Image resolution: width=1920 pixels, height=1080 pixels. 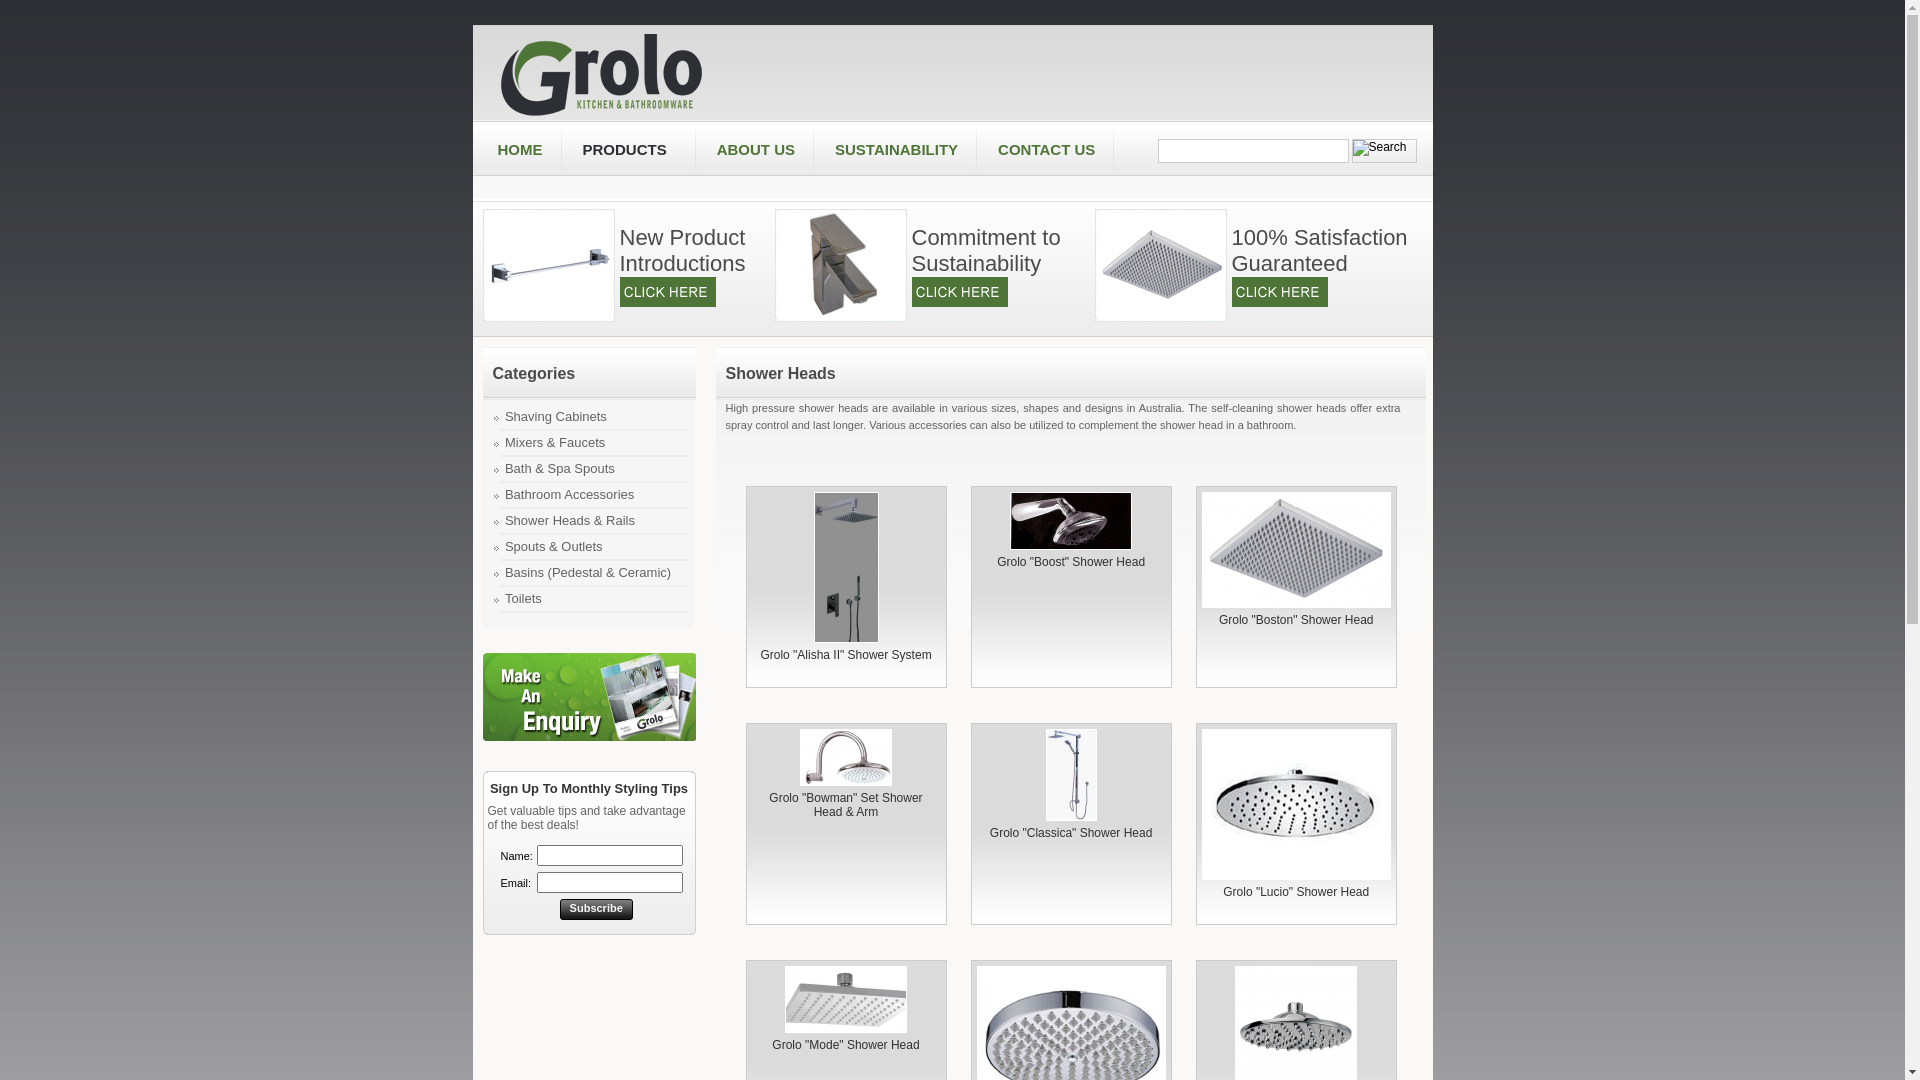 What do you see at coordinates (1069, 519) in the screenshot?
I see `'Grolo "Boost" Shower Head'` at bounding box center [1069, 519].